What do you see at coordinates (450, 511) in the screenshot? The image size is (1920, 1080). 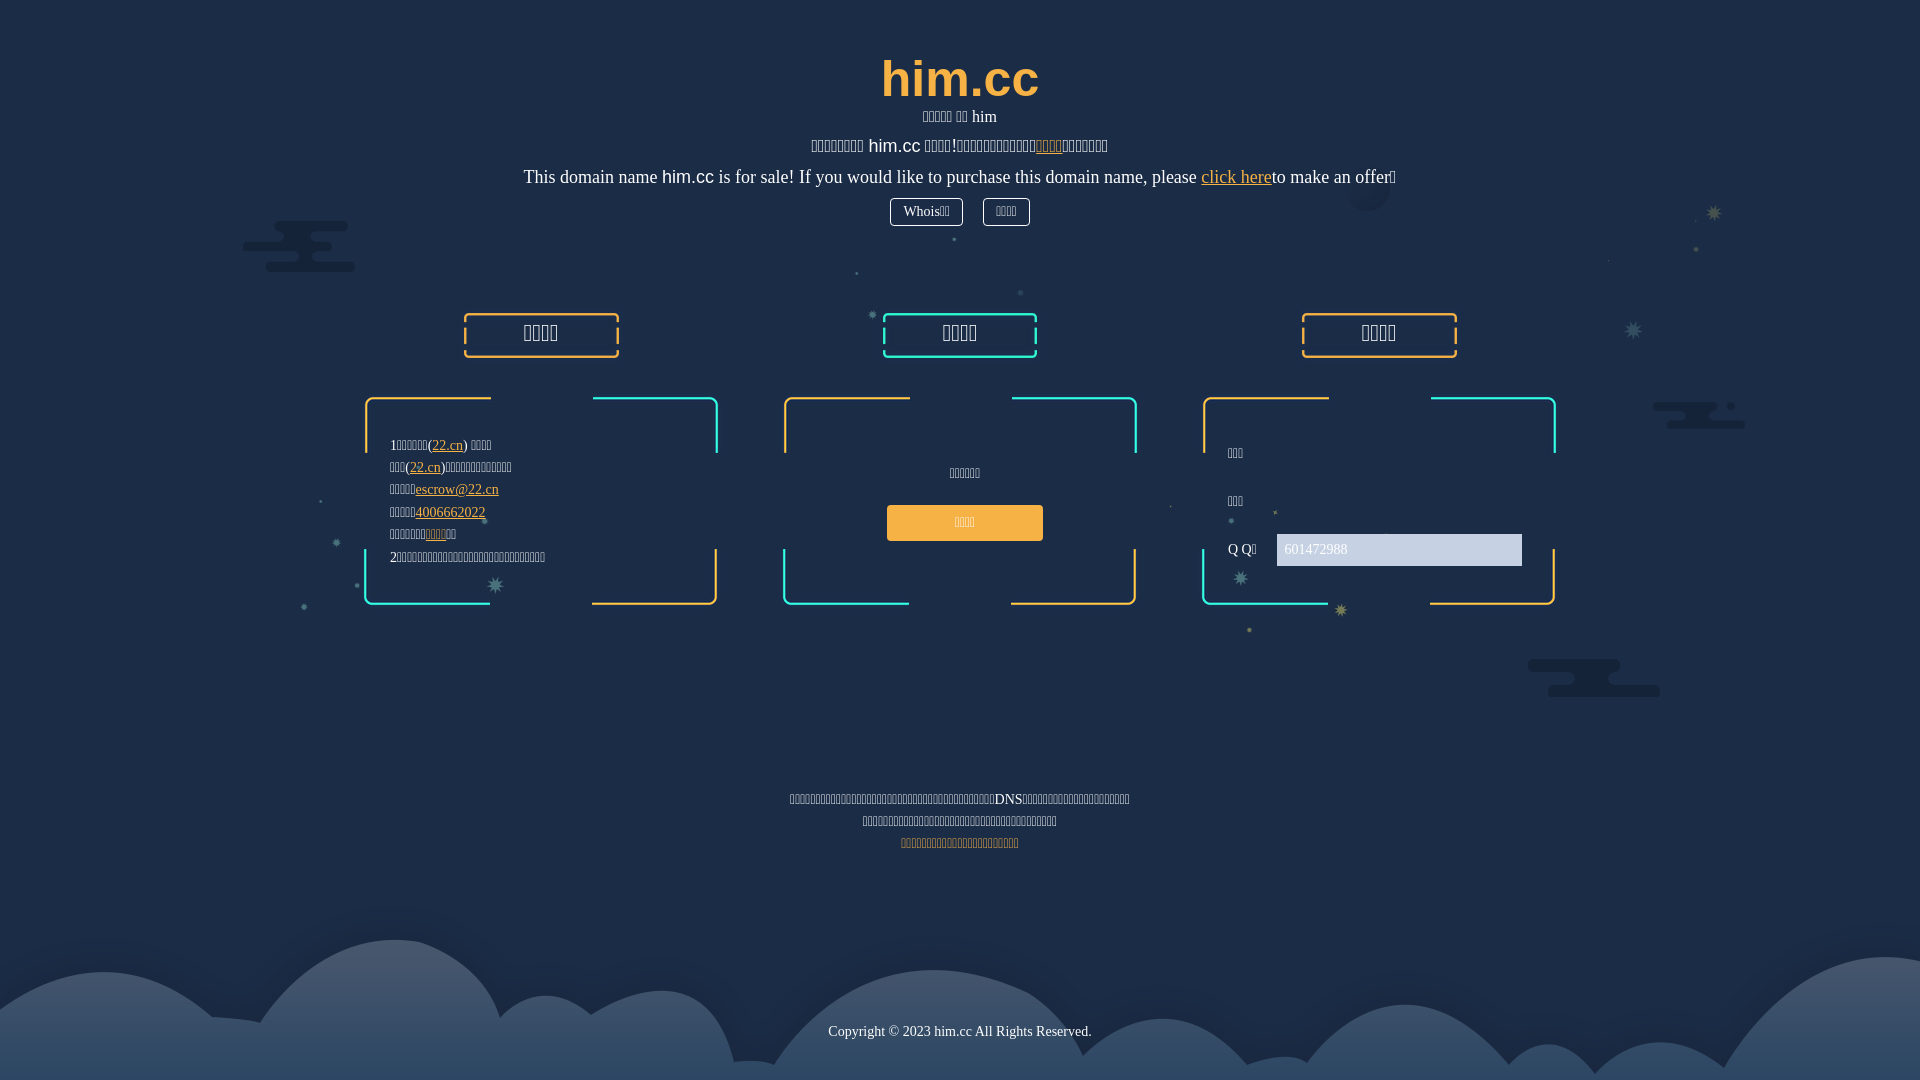 I see `'4006662022'` at bounding box center [450, 511].